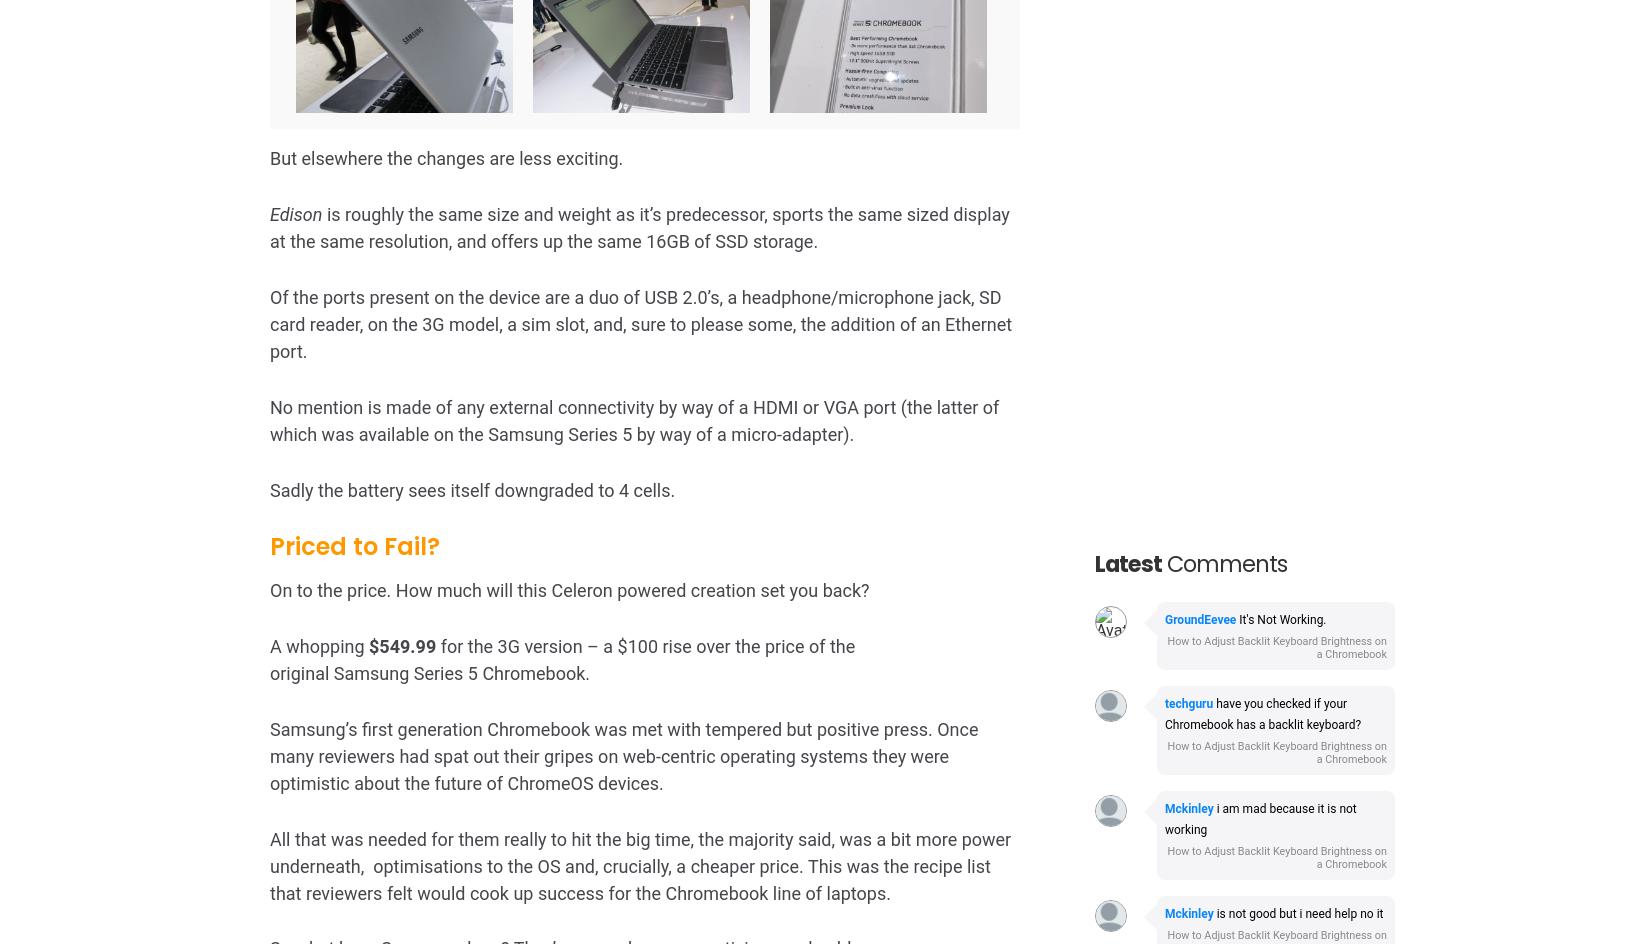 Image resolution: width=1650 pixels, height=944 pixels. I want to click on 'Expecting people to fork out over $500 for a Chromebook is unrealistic. People coming to ChromeOS will be prepared to make sacrifices – but more money for less speed is unlikely to be one of them.', so click(638, 331).